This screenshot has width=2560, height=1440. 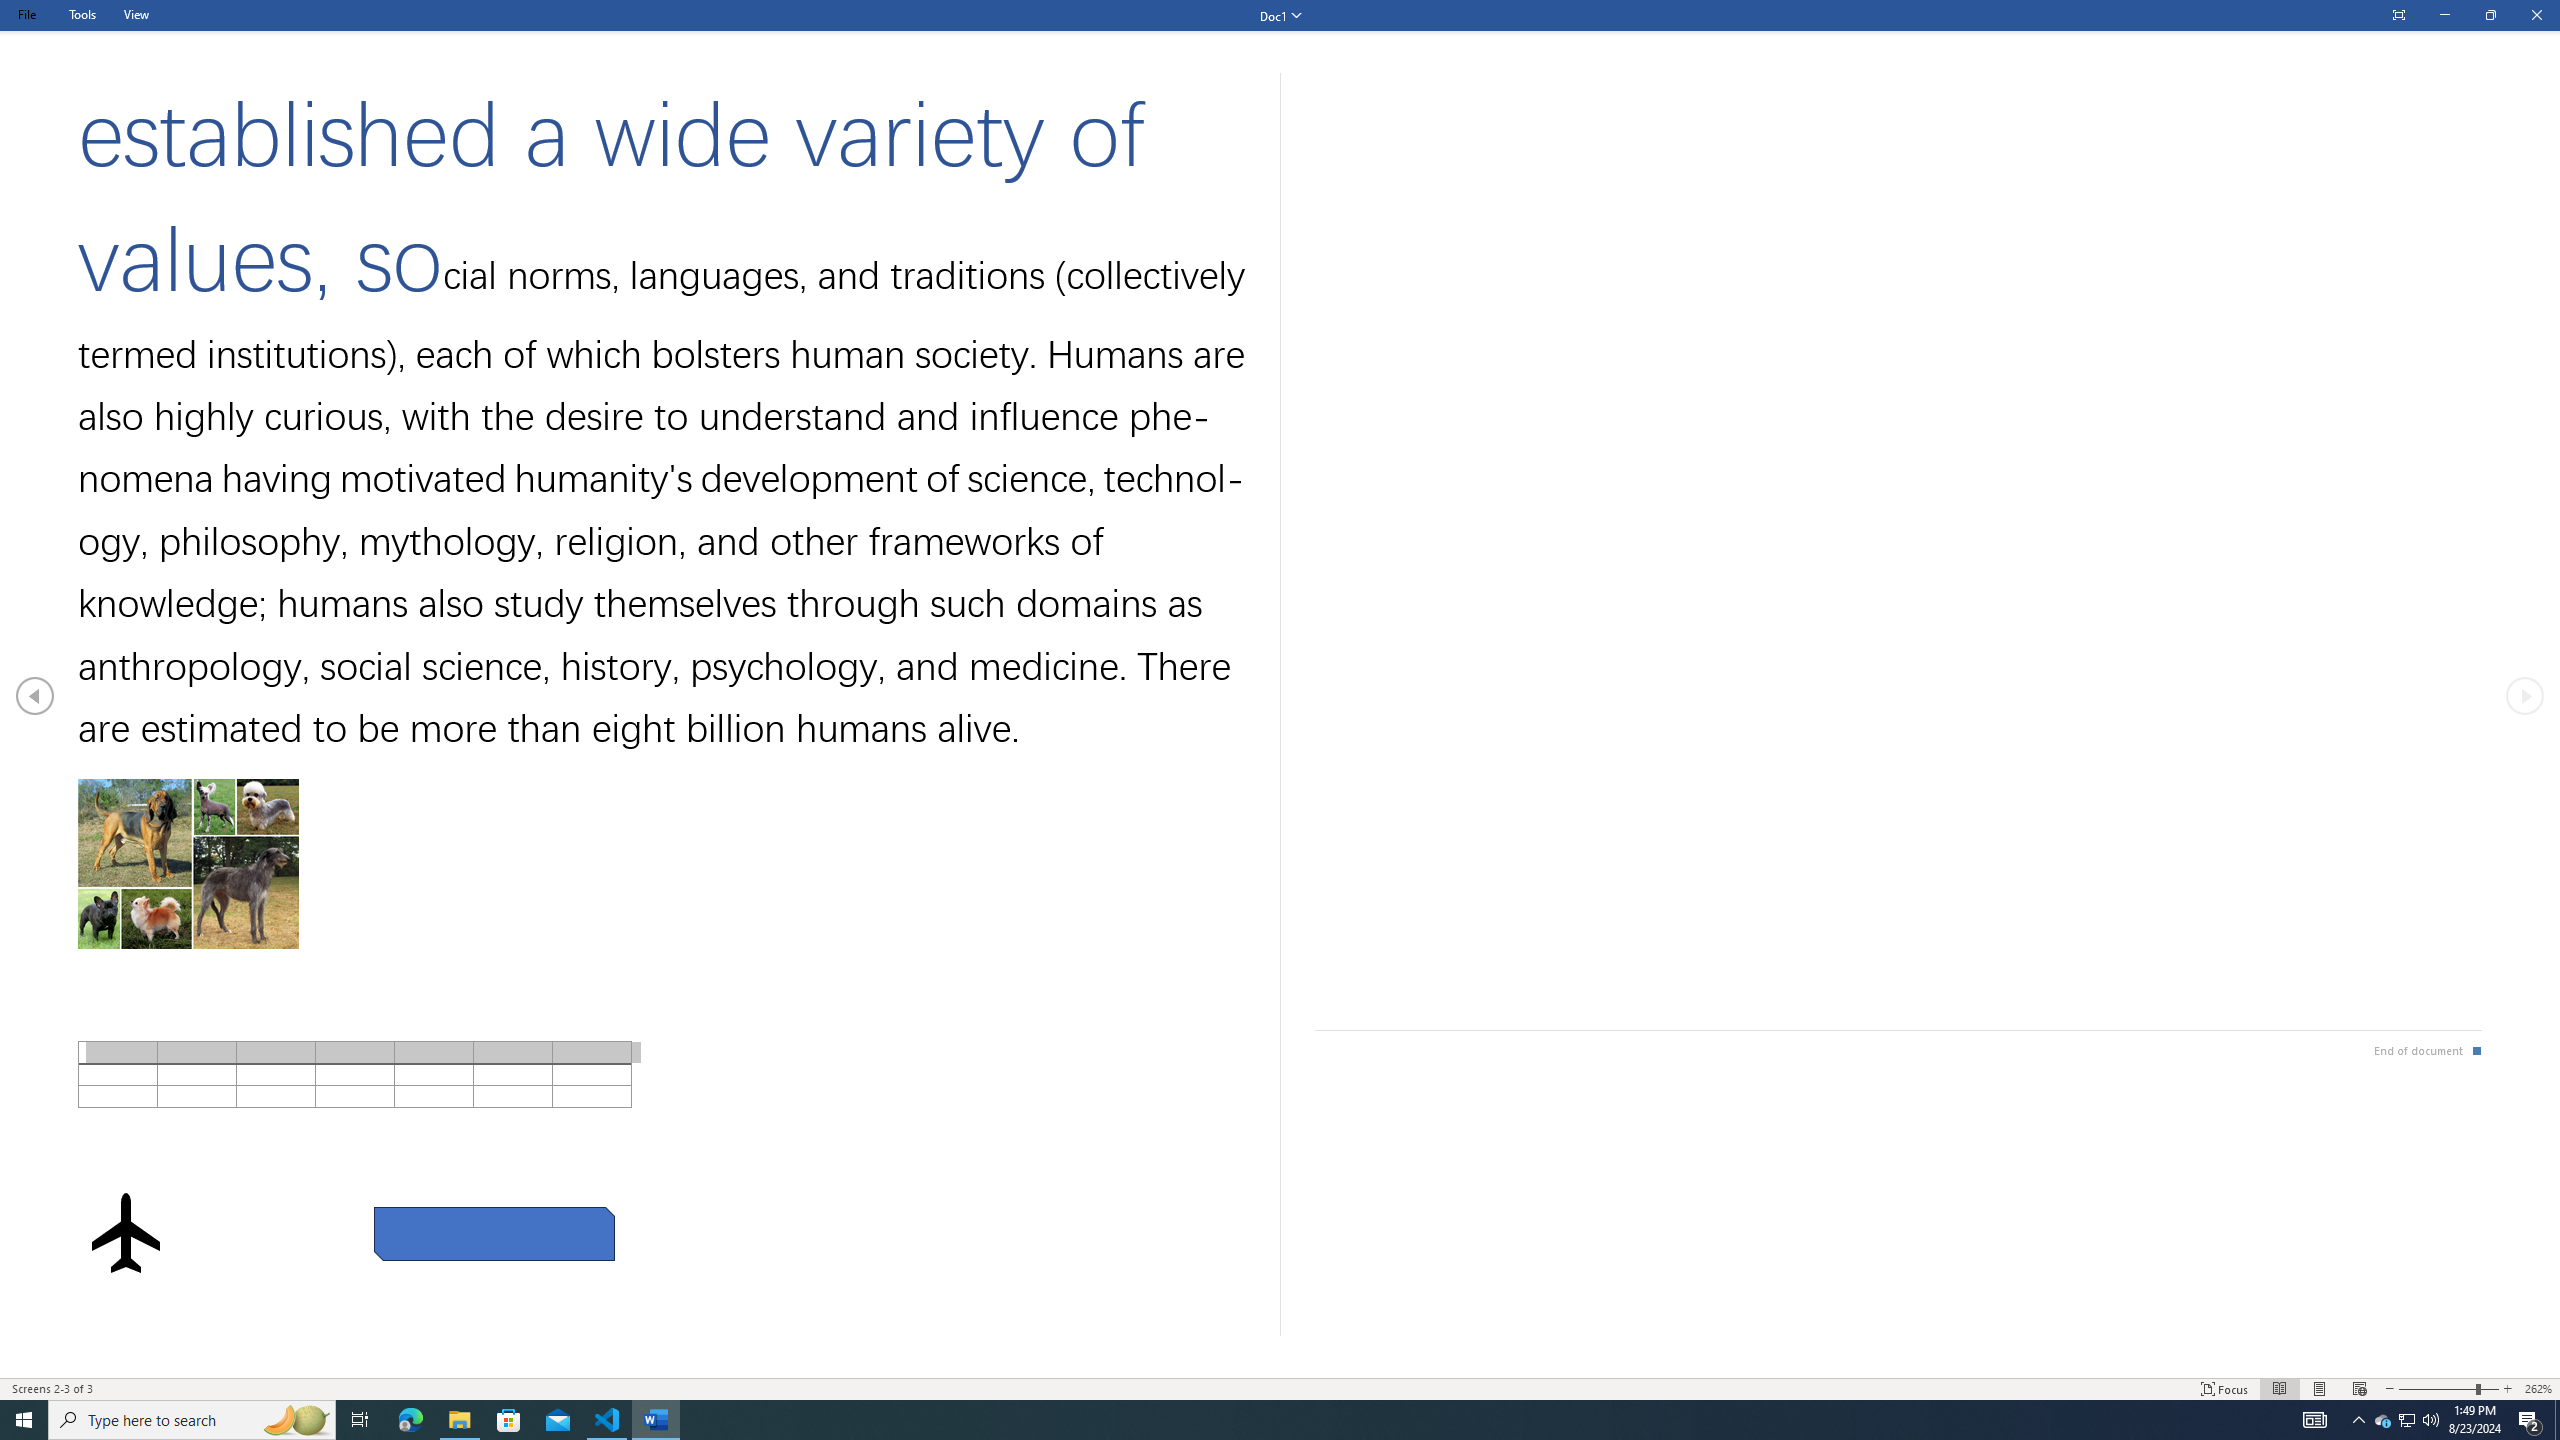 What do you see at coordinates (2507, 1389) in the screenshot?
I see `'Increase Text Size'` at bounding box center [2507, 1389].